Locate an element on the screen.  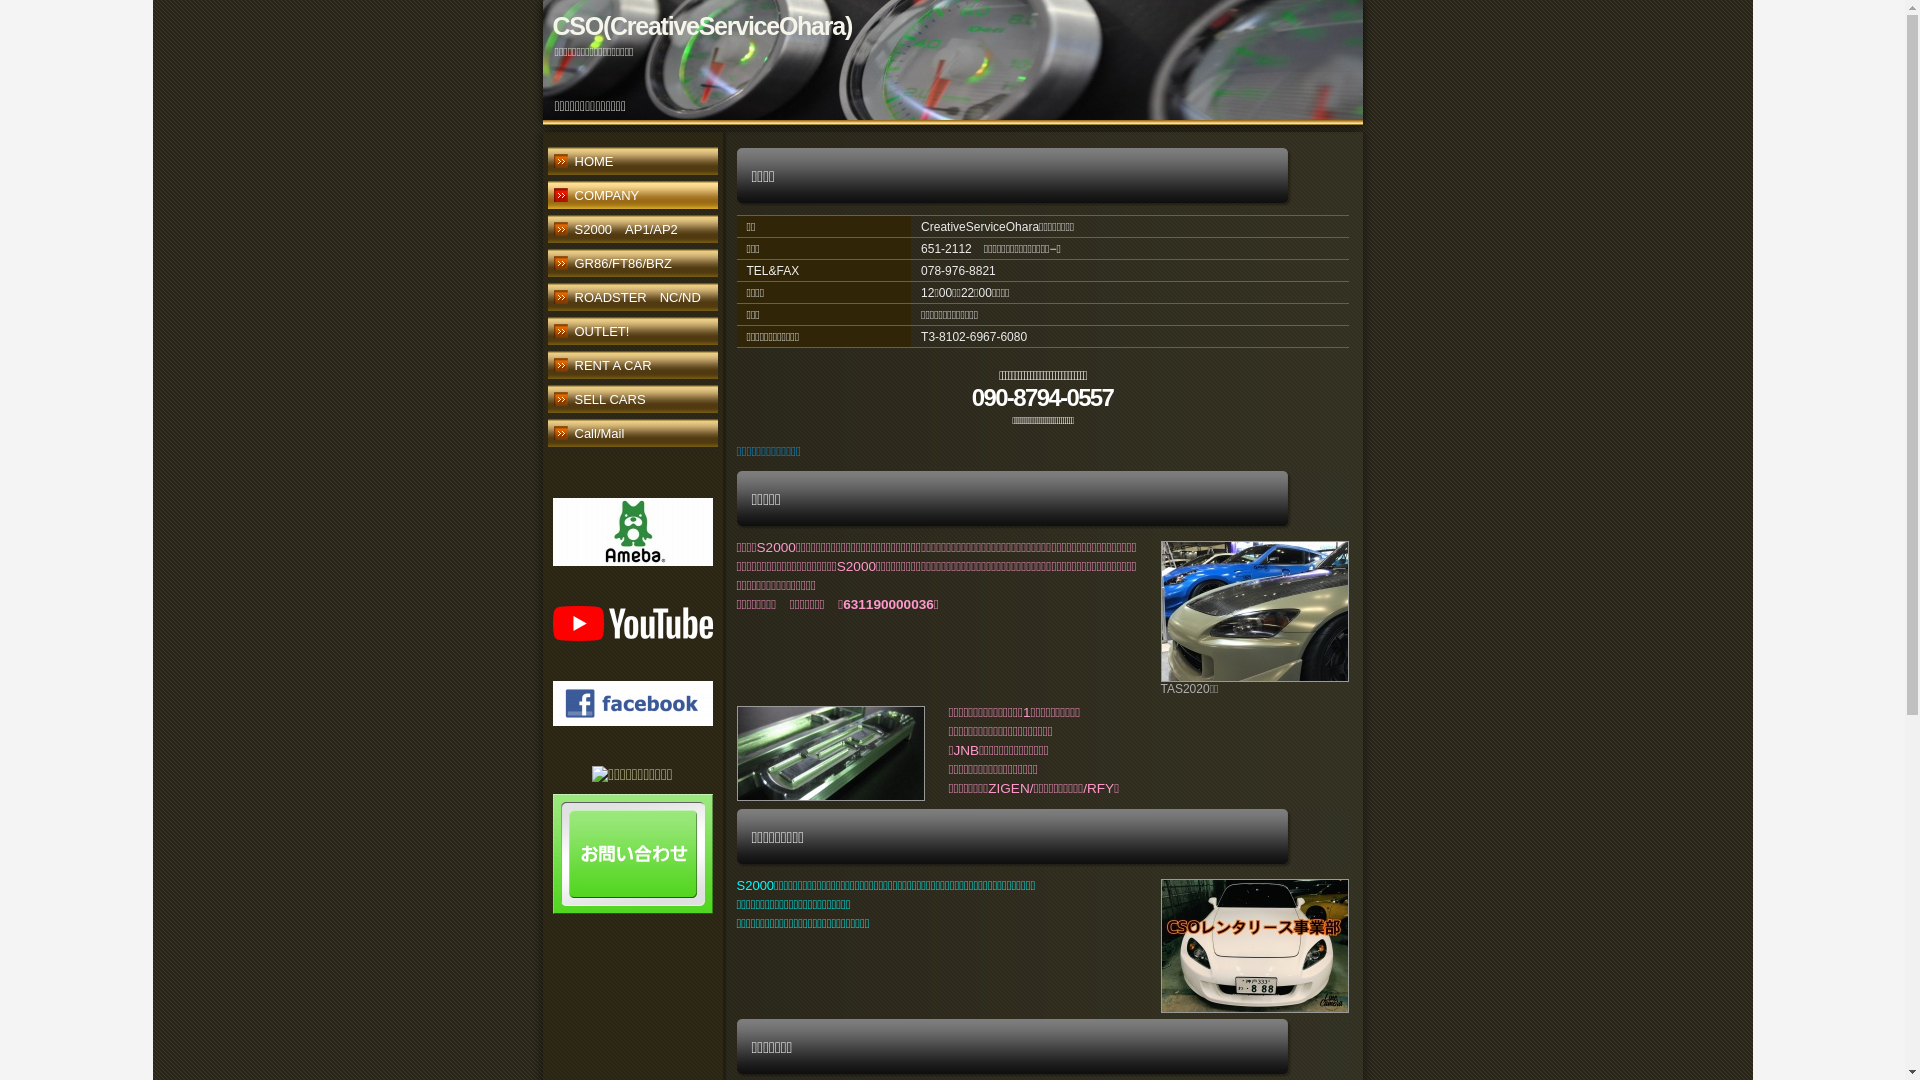
'RENT A CAR' is located at coordinates (631, 367).